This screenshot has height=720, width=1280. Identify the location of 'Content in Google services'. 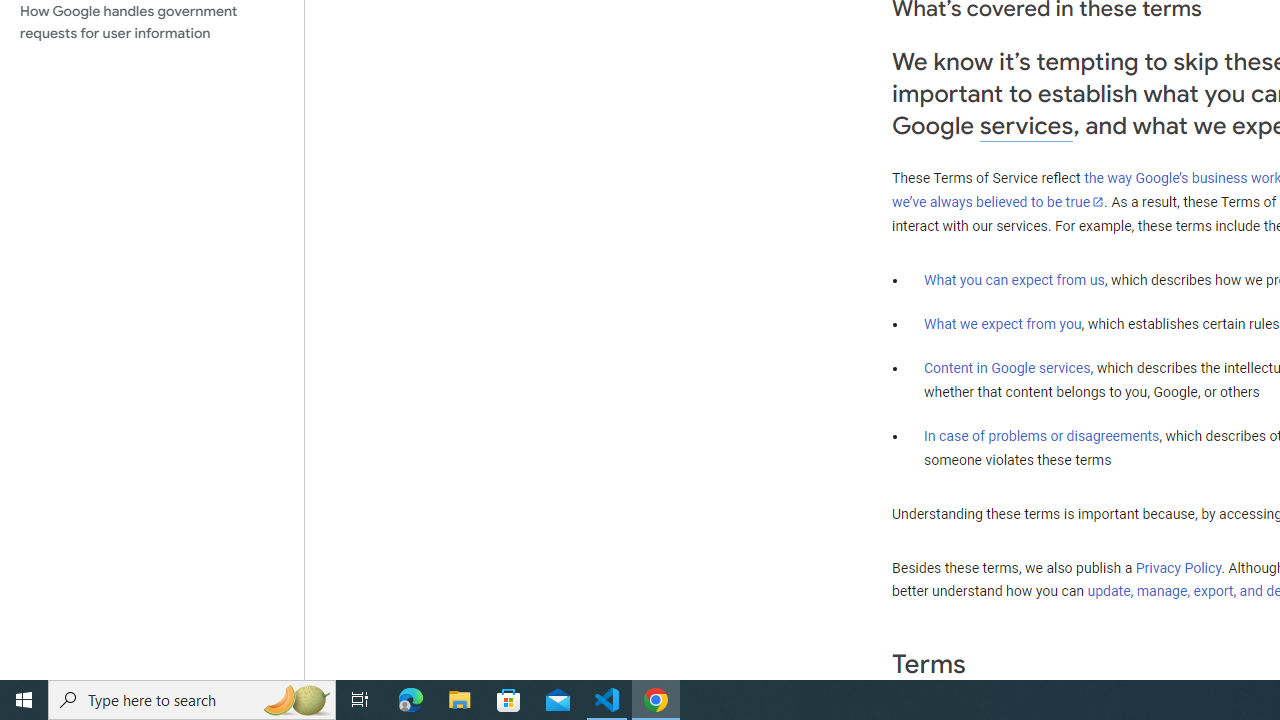
(1007, 368).